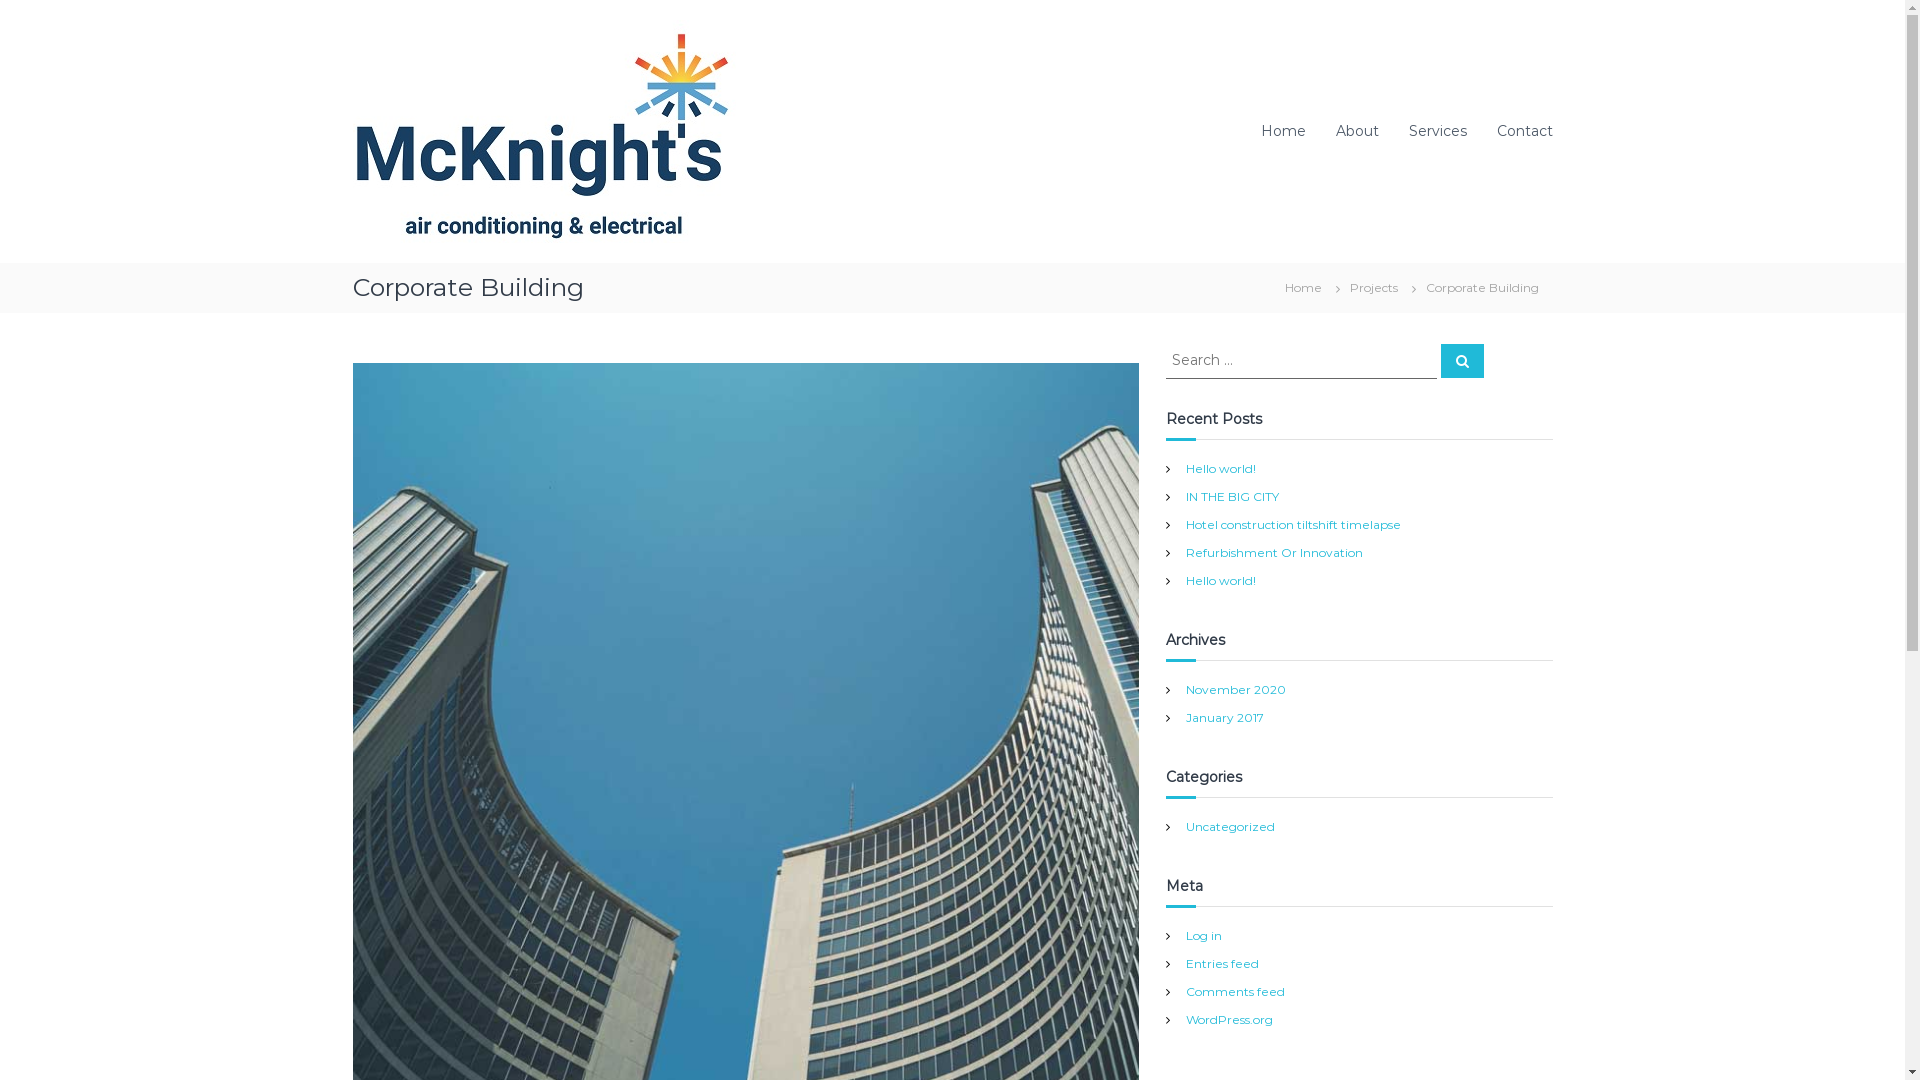  What do you see at coordinates (1219, 579) in the screenshot?
I see `'Hello world!'` at bounding box center [1219, 579].